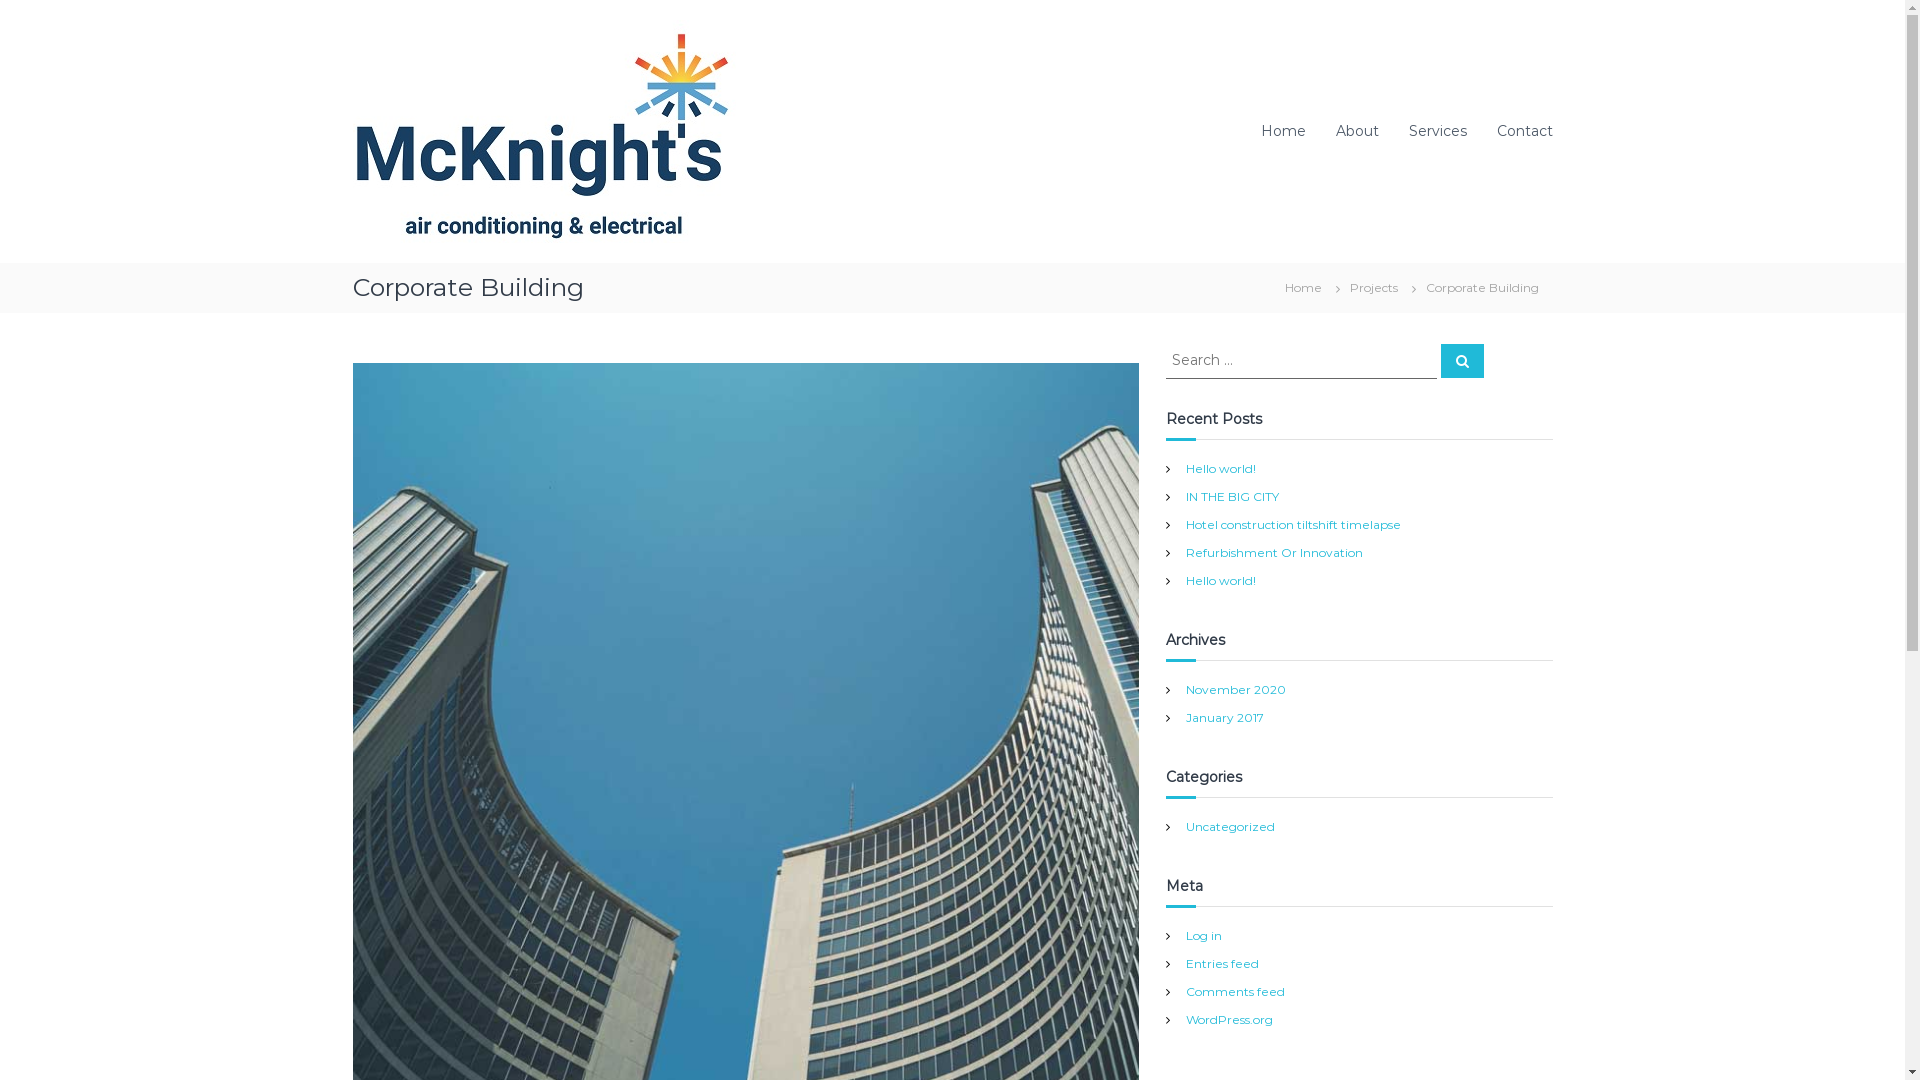  What do you see at coordinates (1219, 579) in the screenshot?
I see `'Hello world!'` at bounding box center [1219, 579].